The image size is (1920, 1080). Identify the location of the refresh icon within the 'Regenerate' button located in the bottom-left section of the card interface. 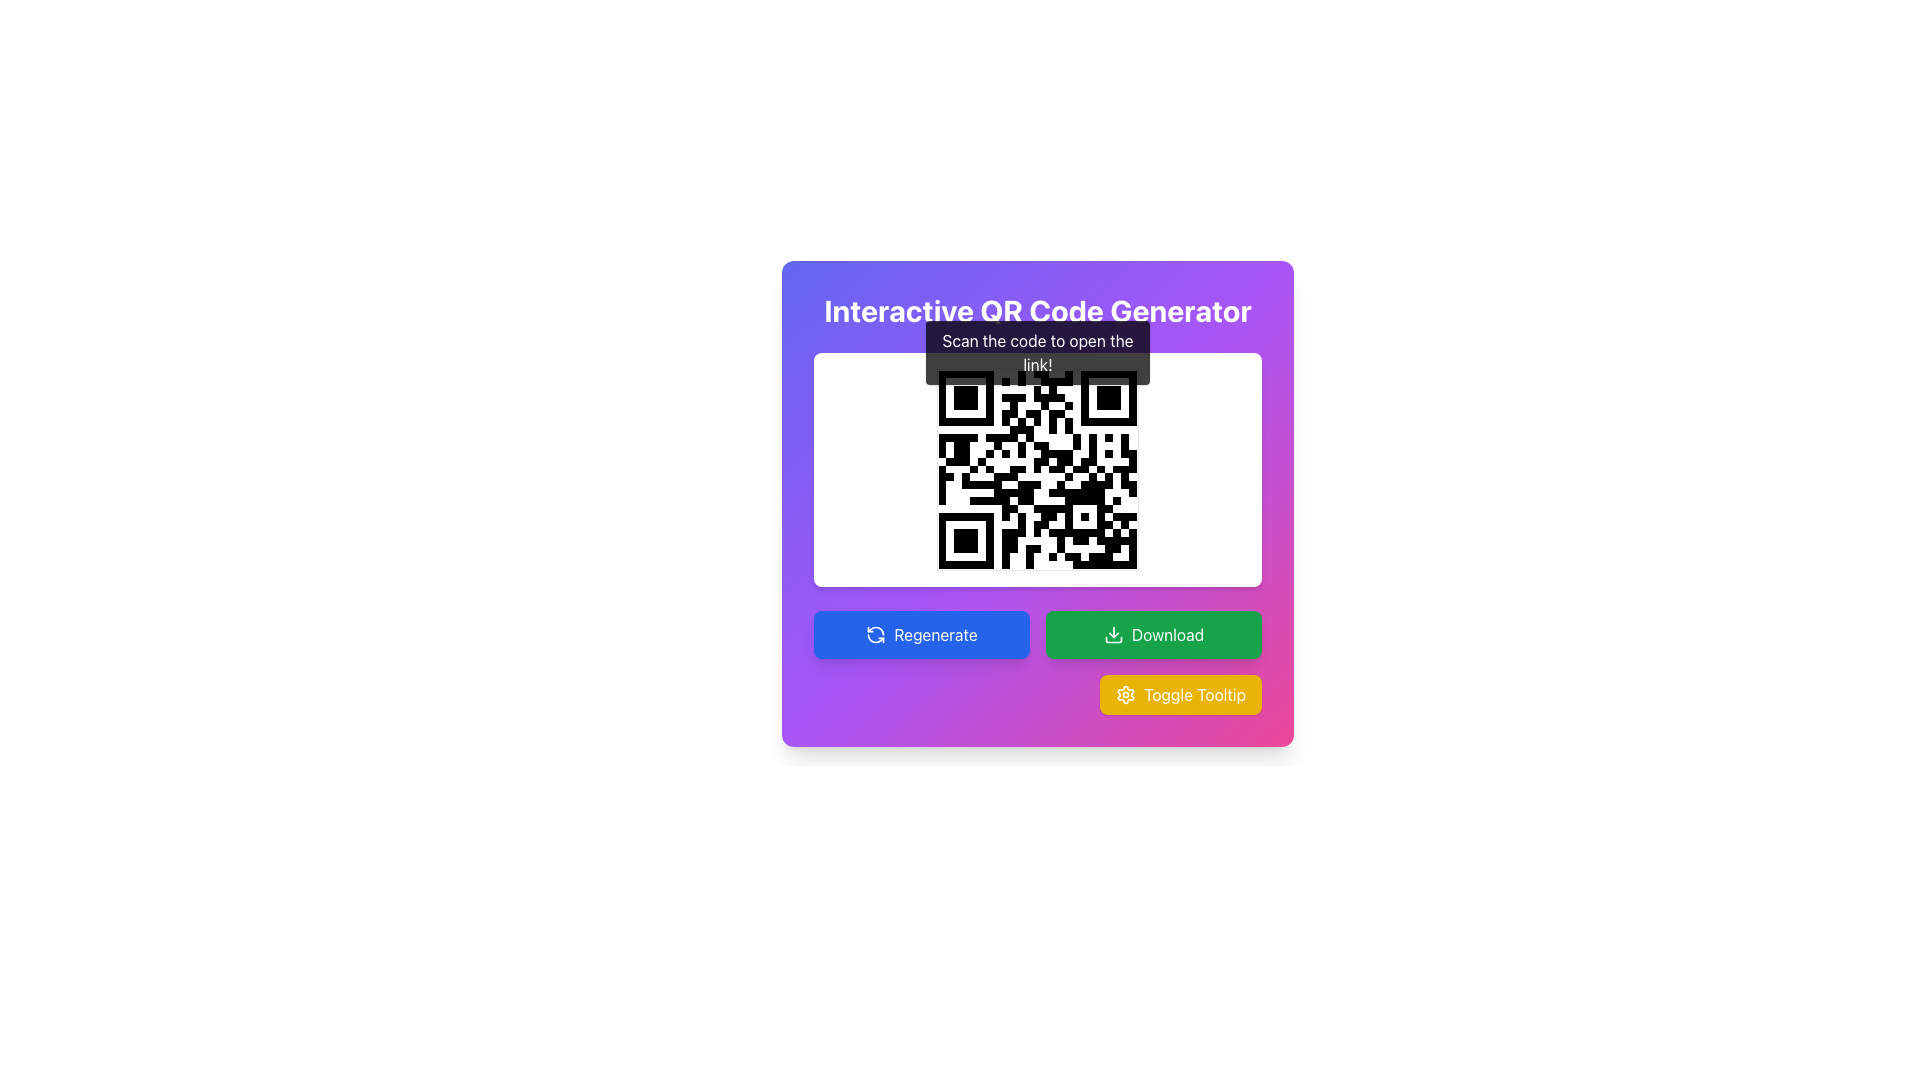
(876, 635).